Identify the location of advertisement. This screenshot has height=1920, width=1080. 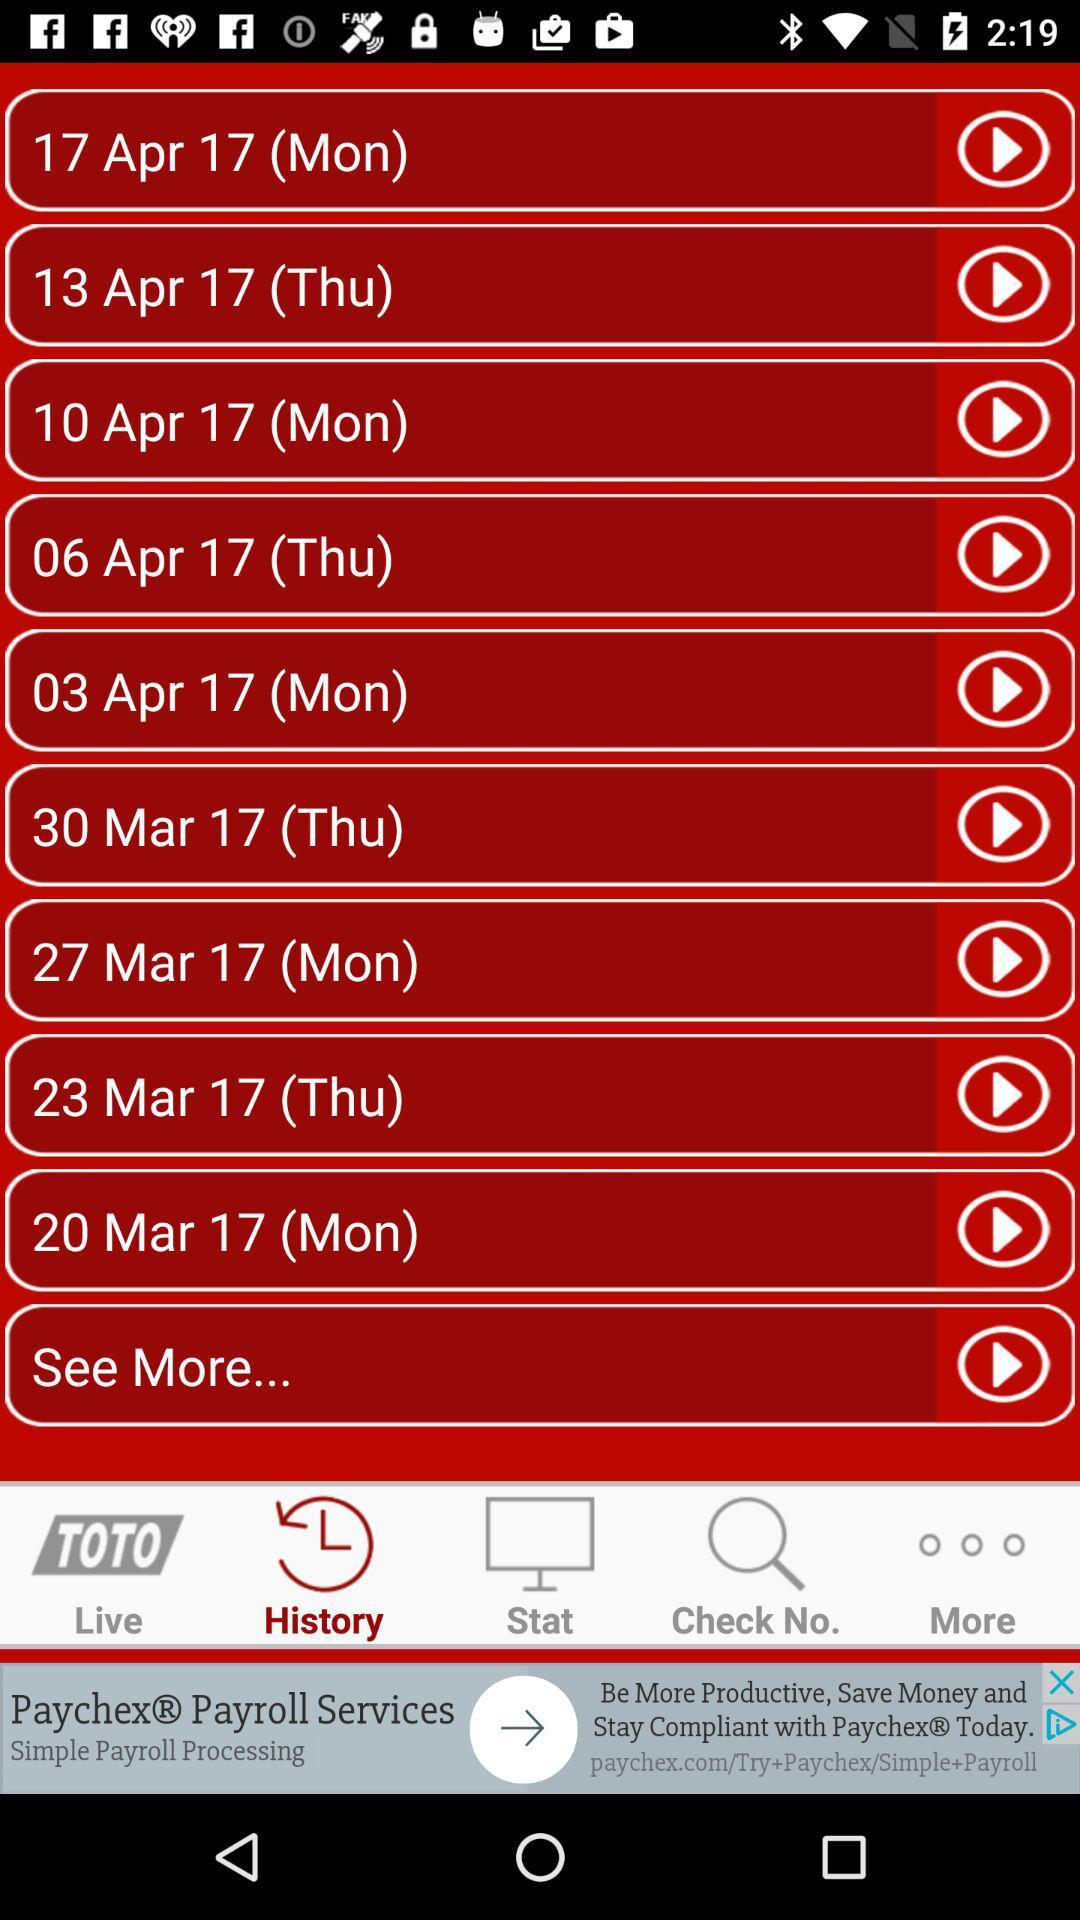
(540, 1727).